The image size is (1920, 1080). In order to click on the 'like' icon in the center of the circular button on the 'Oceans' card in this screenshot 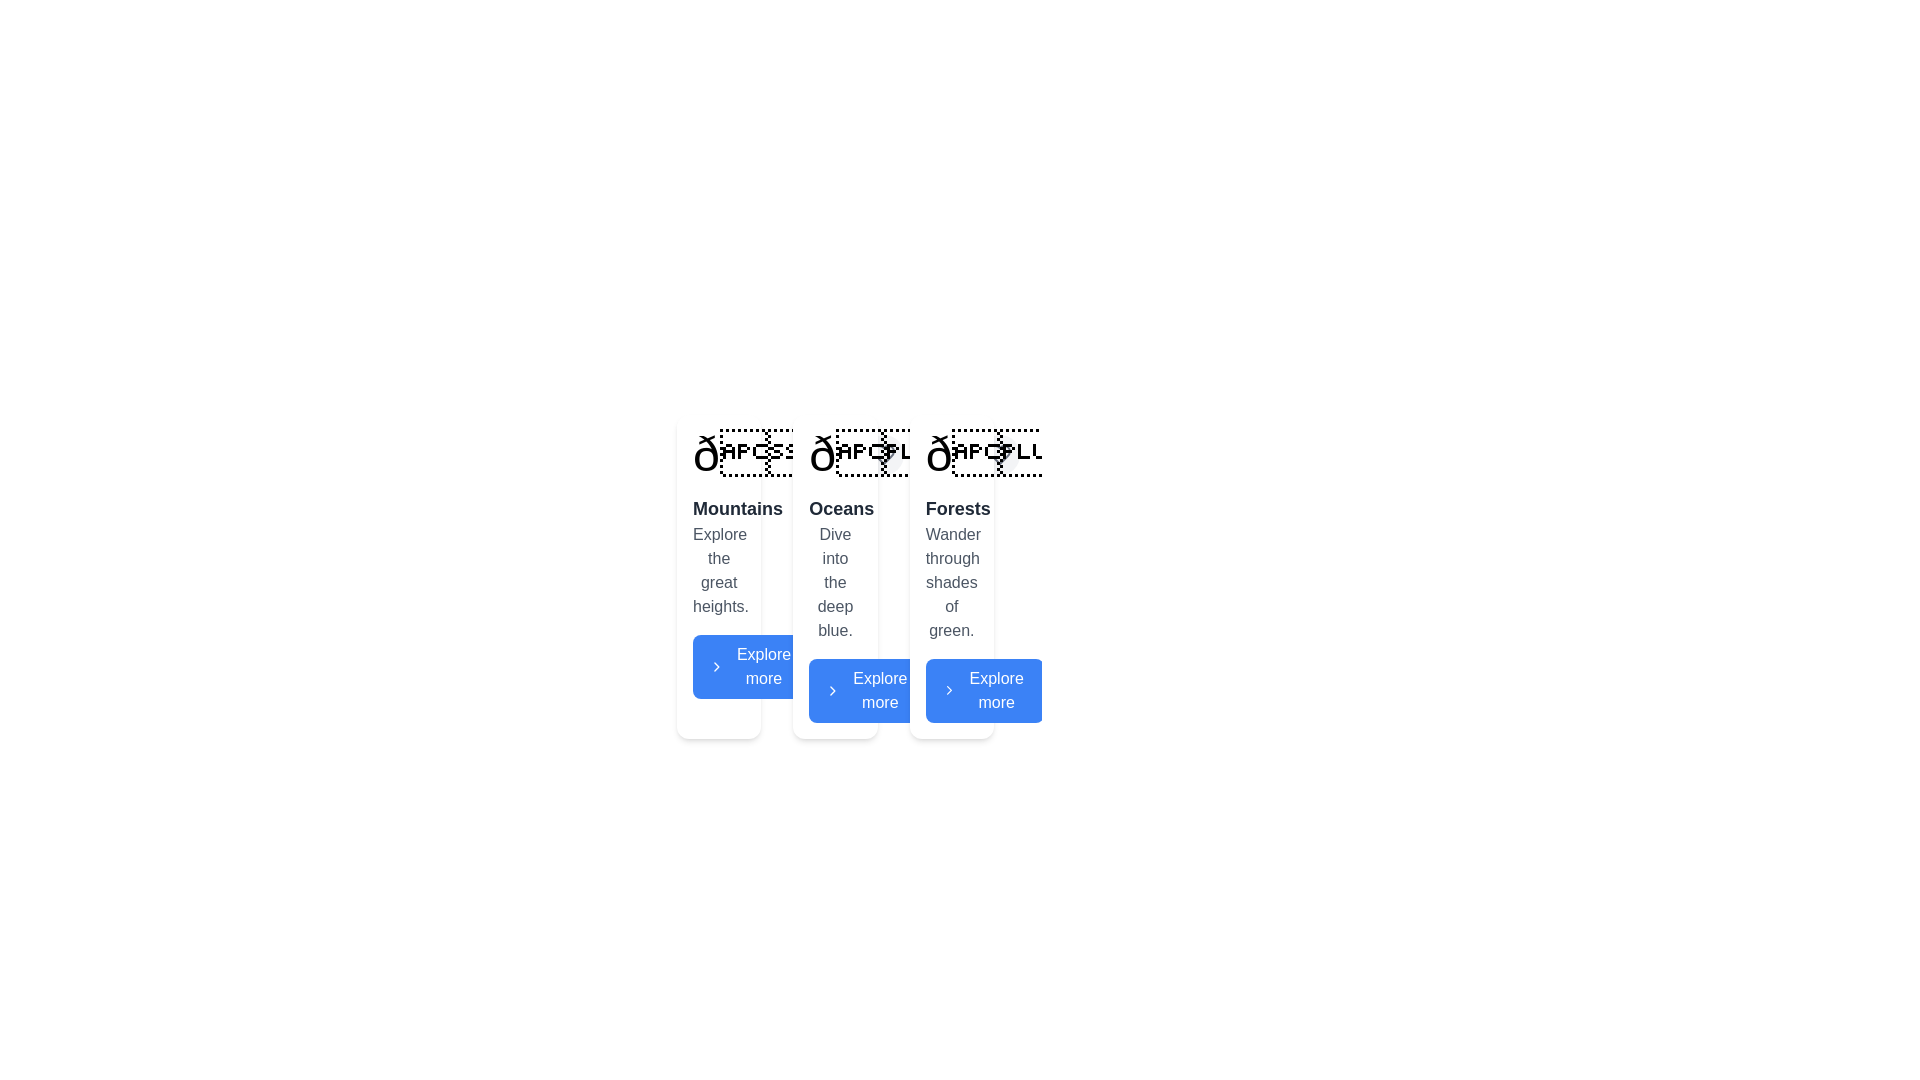, I will do `click(882, 455)`.